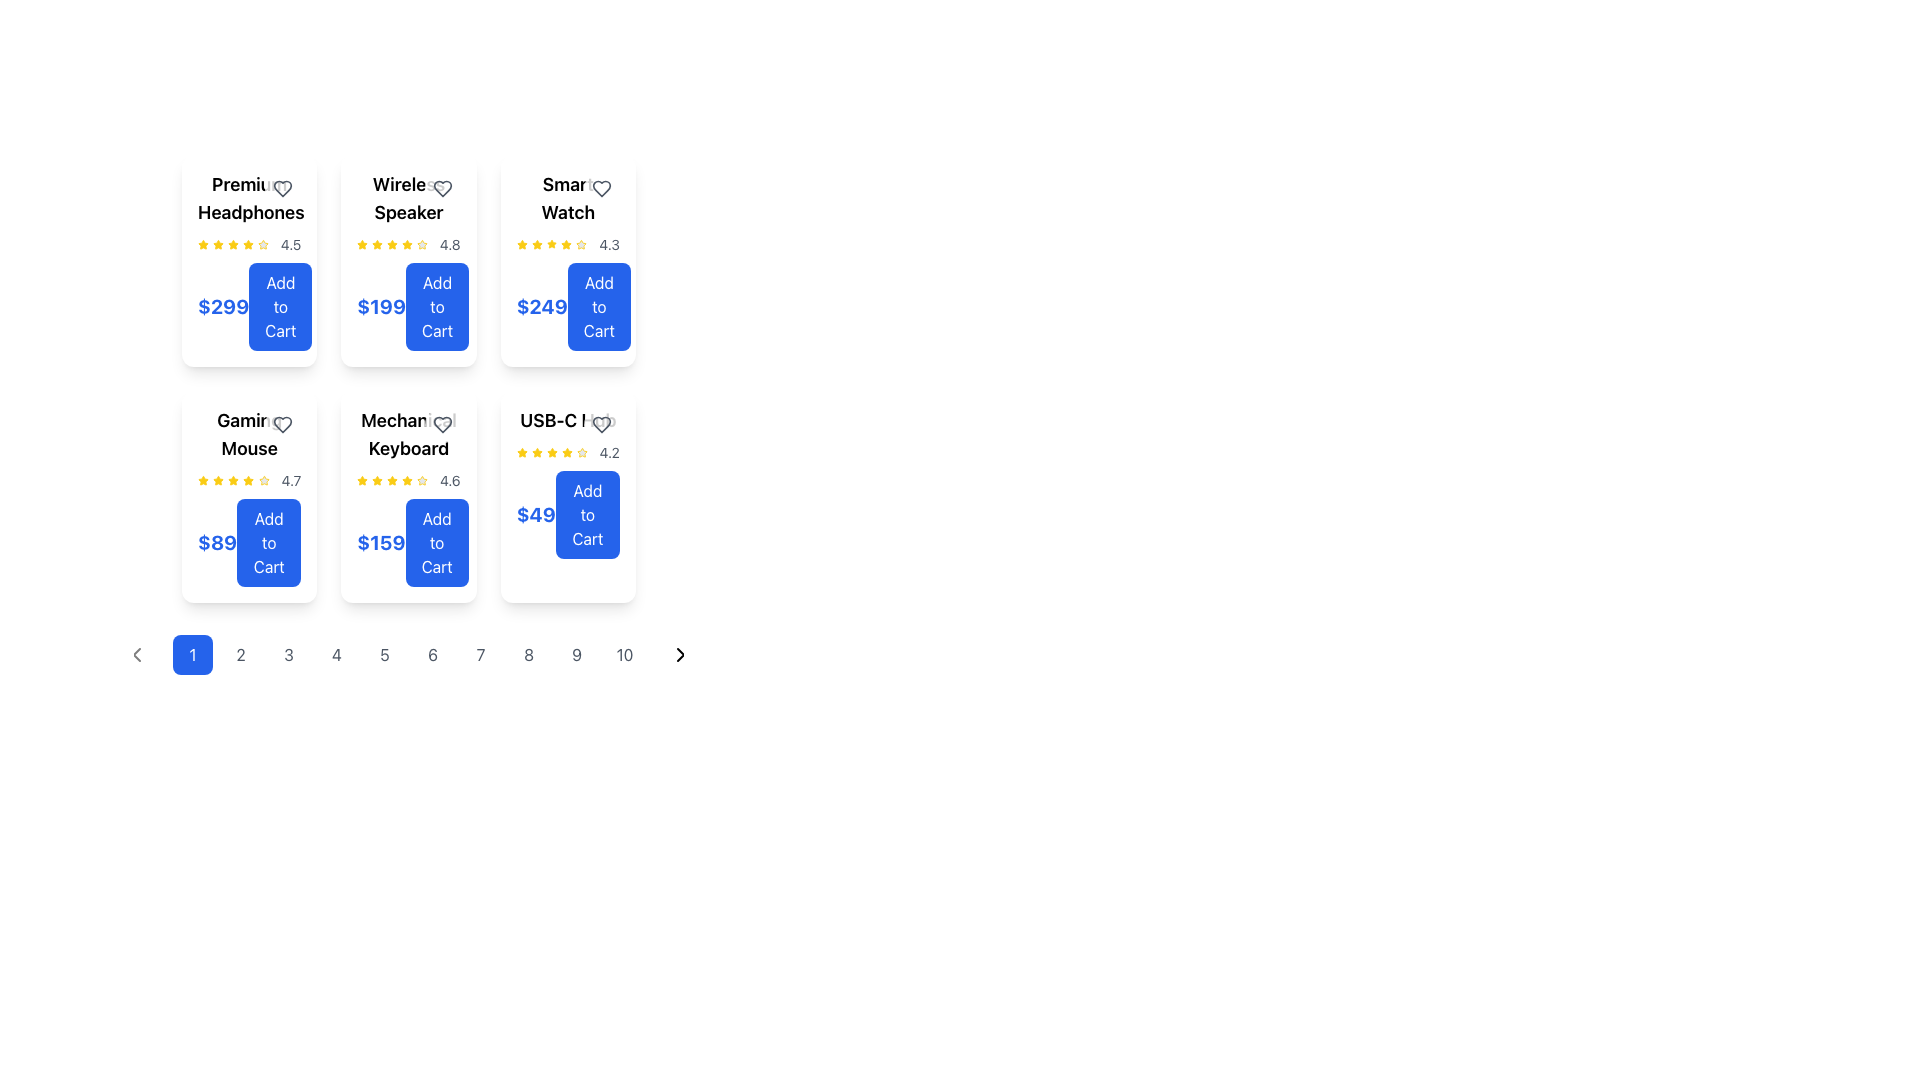 This screenshot has height=1080, width=1920. I want to click on the text element labeled 'Premium Headphones', so click(248, 199).